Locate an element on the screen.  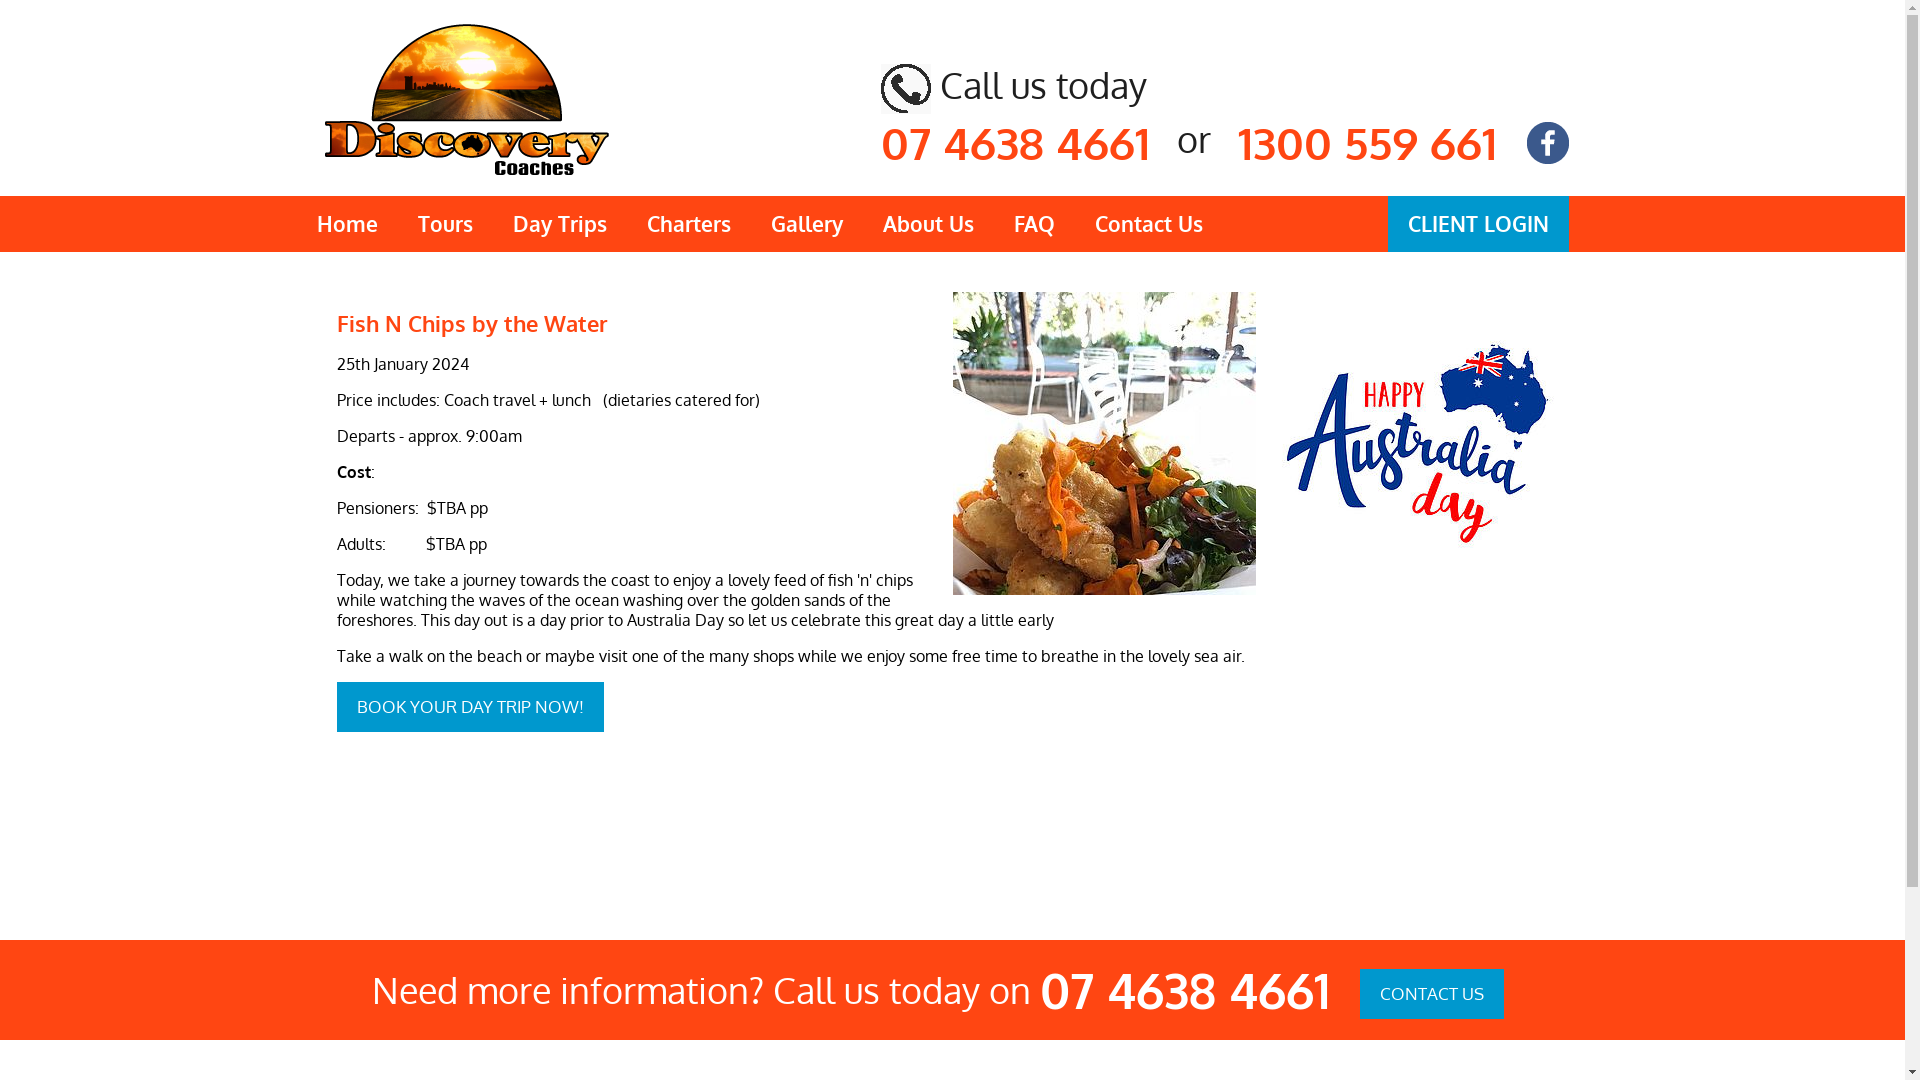
'Charters' is located at coordinates (624, 223).